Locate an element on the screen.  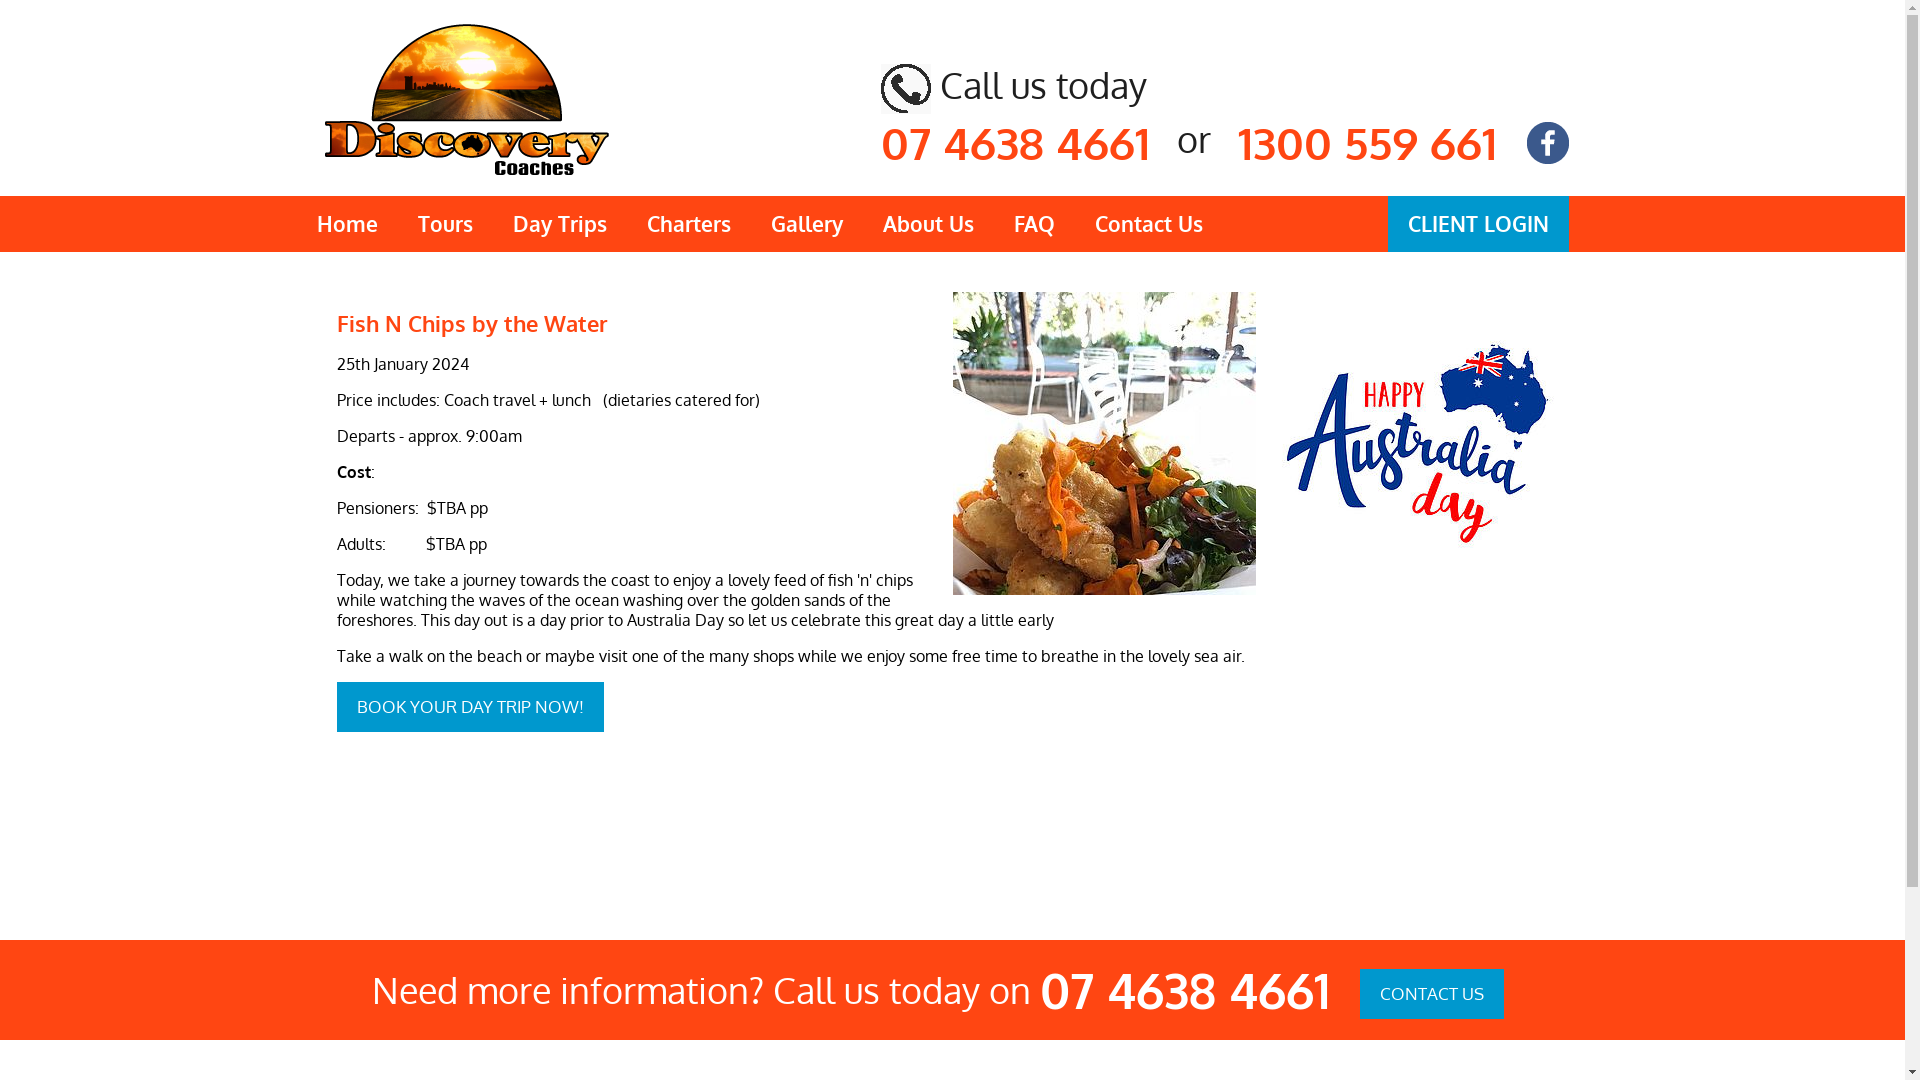
'Charters' is located at coordinates (624, 223).